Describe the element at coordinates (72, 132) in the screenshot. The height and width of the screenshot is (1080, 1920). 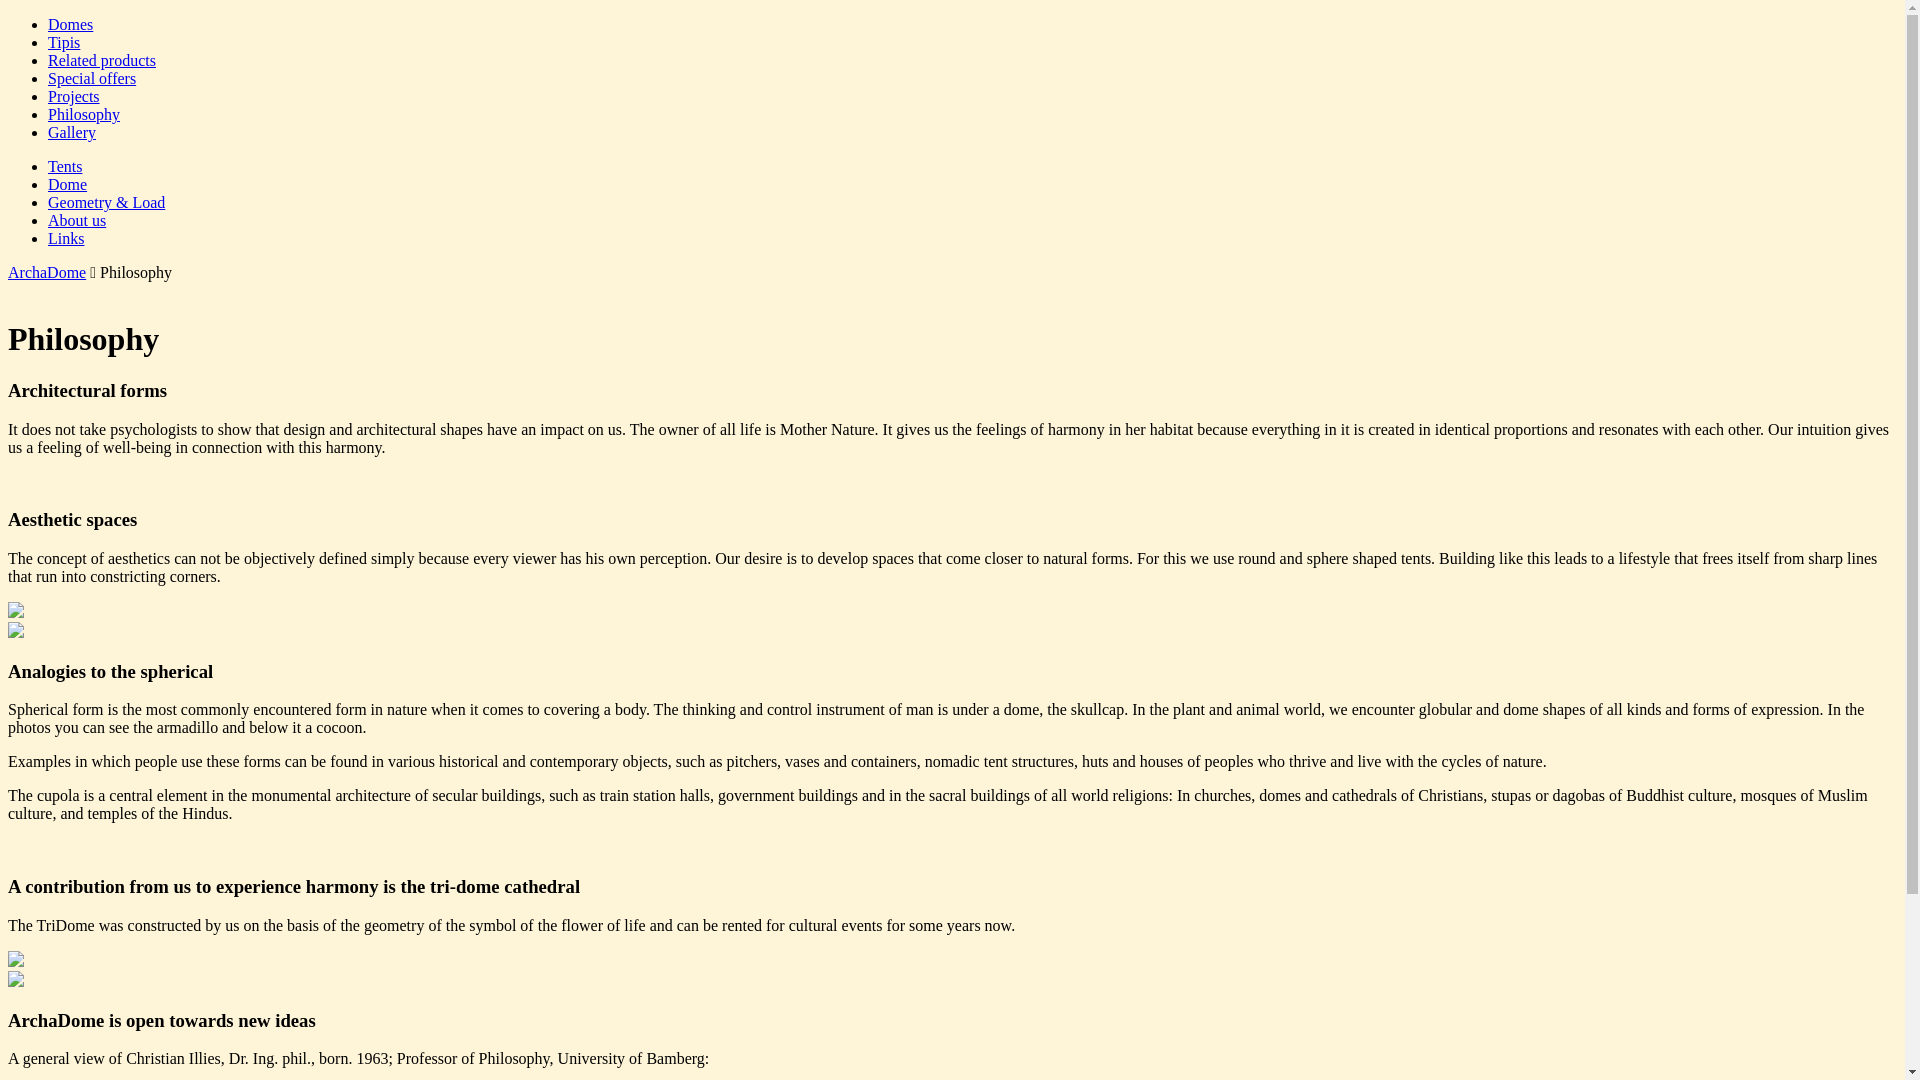
I see `'Gallery'` at that location.